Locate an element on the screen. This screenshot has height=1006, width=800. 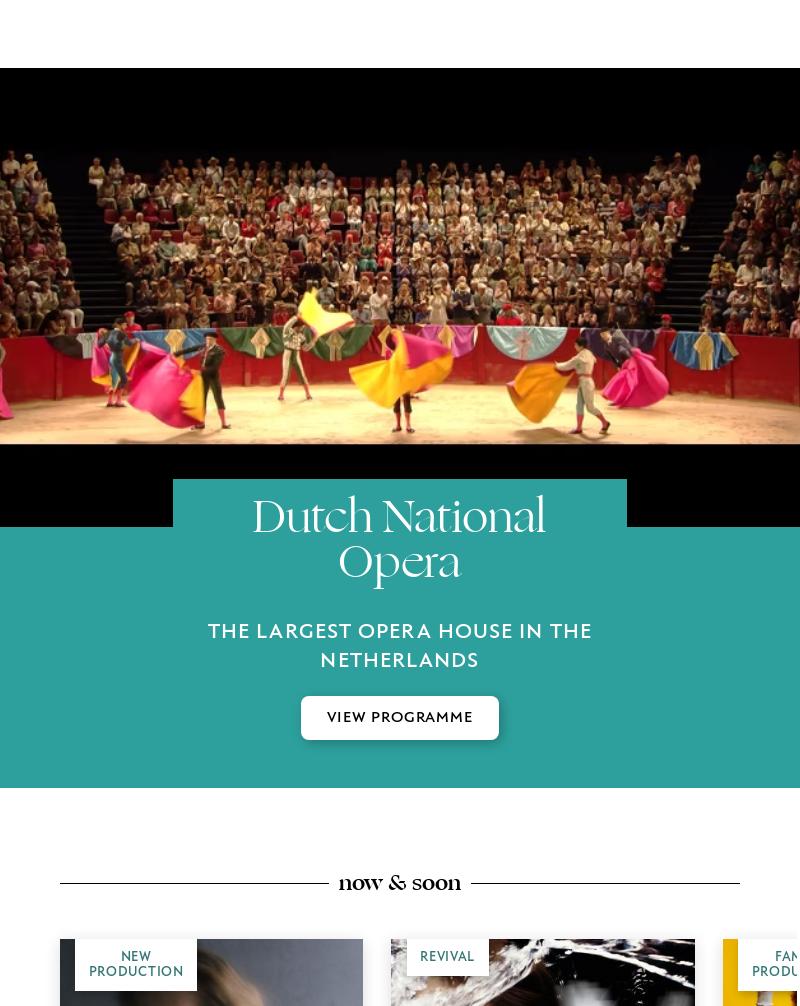
'Be the first to be informed about our productions and receive exclusive content in your inbox.' is located at coordinates (184, 391).